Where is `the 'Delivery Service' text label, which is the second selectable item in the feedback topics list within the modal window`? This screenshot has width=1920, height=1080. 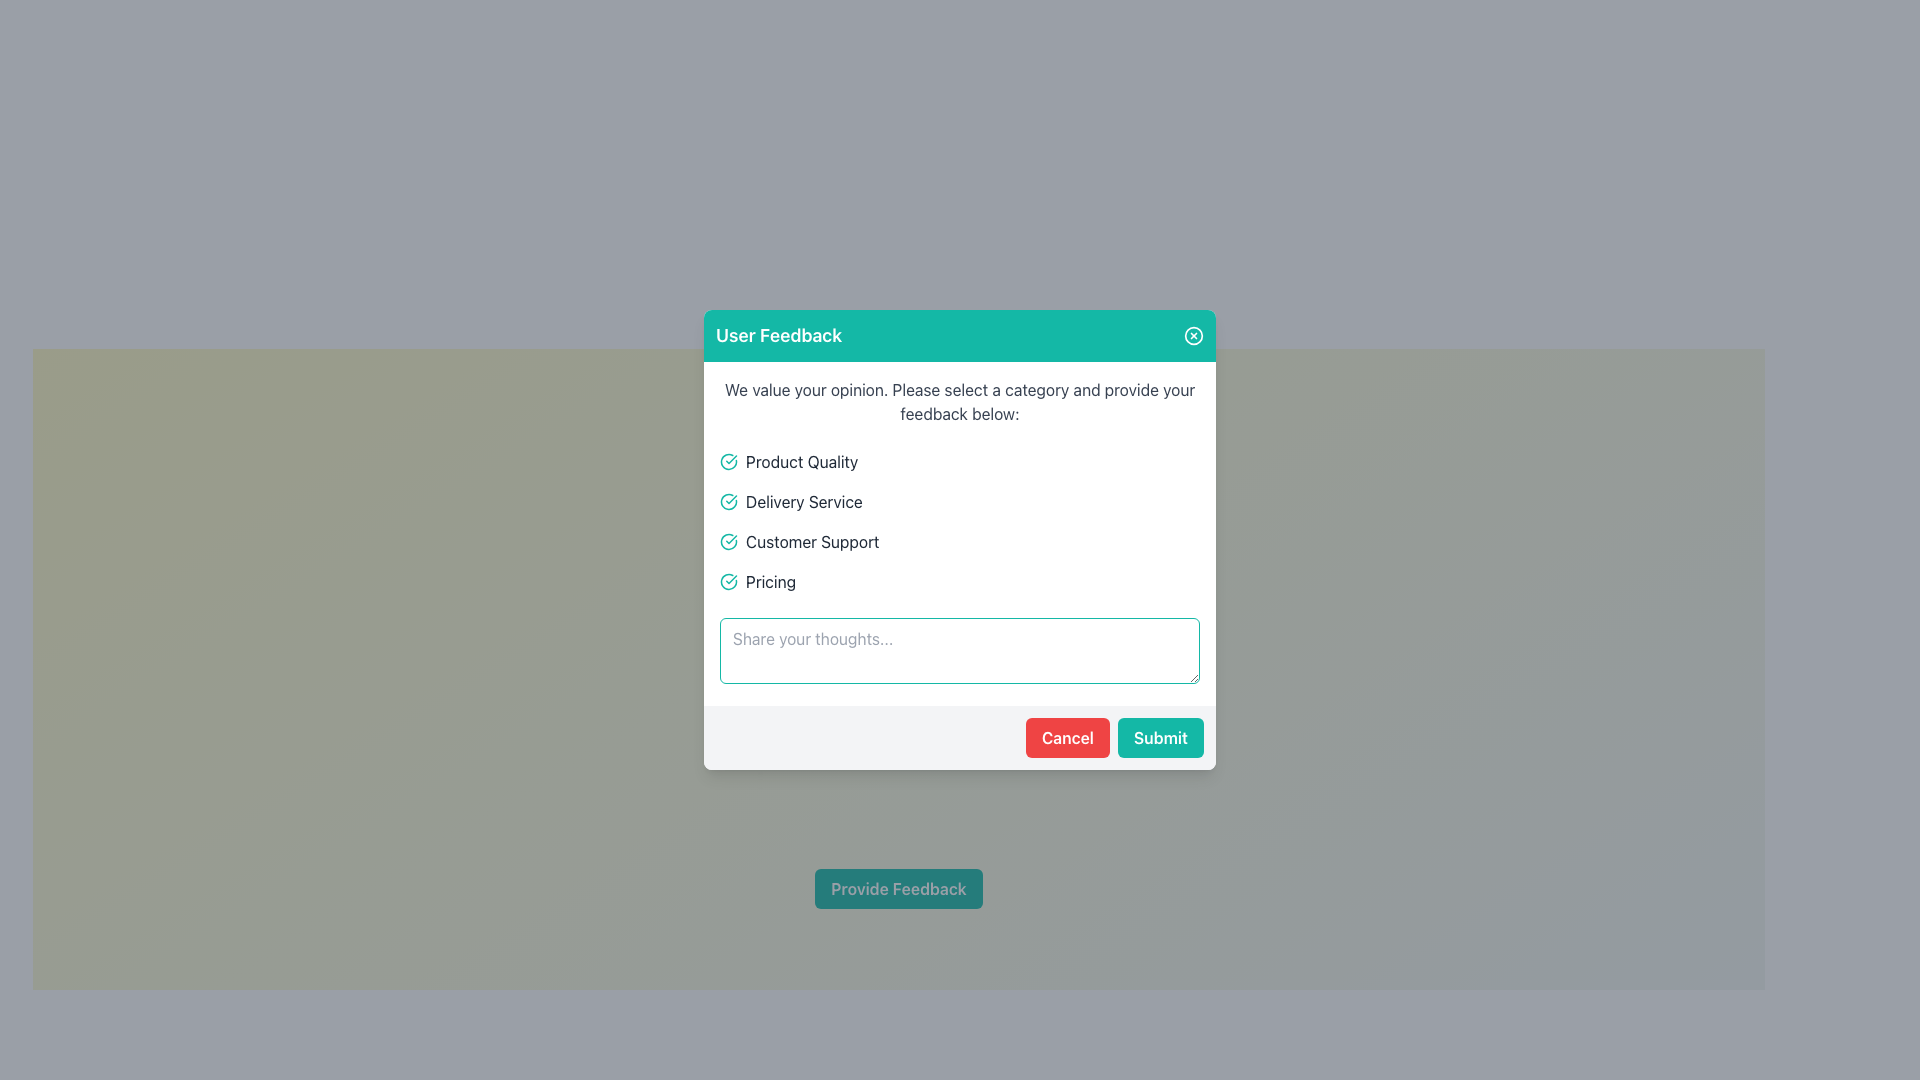
the 'Delivery Service' text label, which is the second selectable item in the feedback topics list within the modal window is located at coordinates (804, 500).